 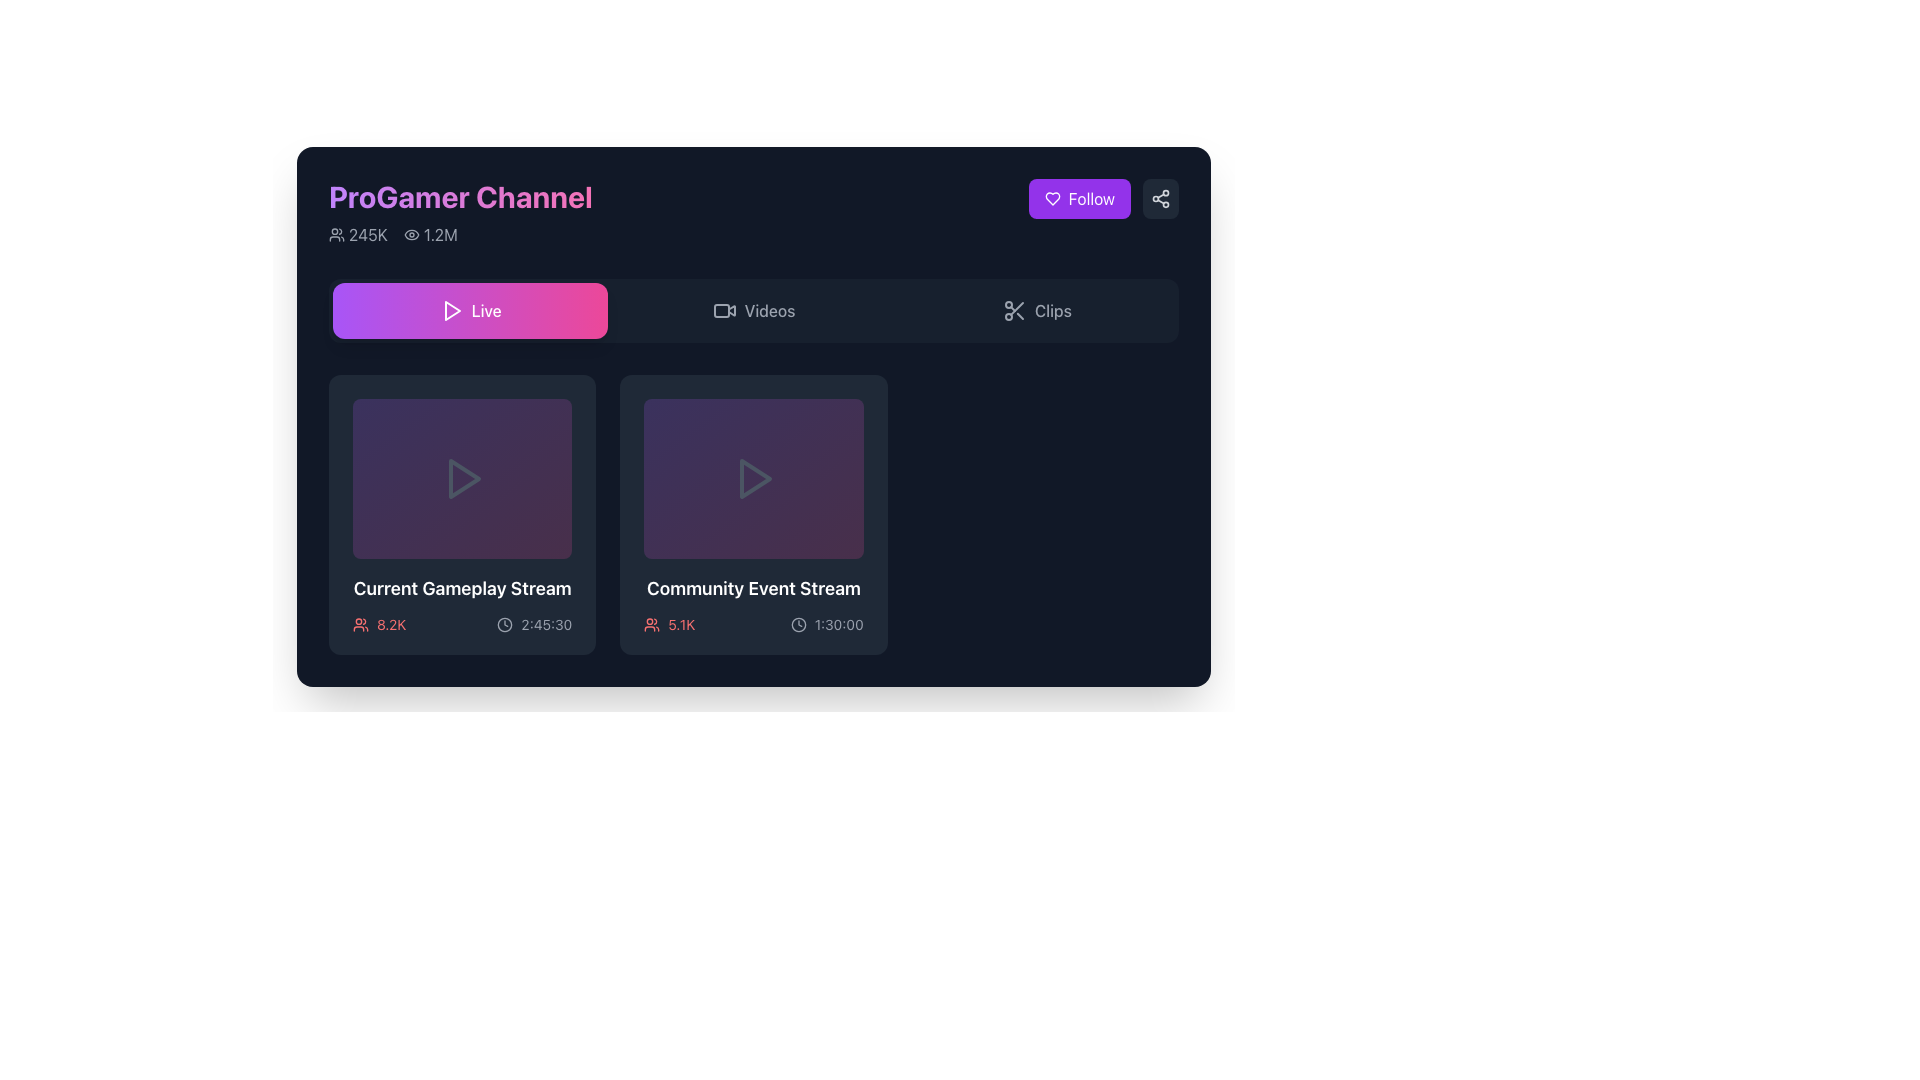 I want to click on value displayed in the Text with Icon element showing '245K', styled with light text color on a dark background, positioned below the title 'ProGamer Channel', so click(x=358, y=234).